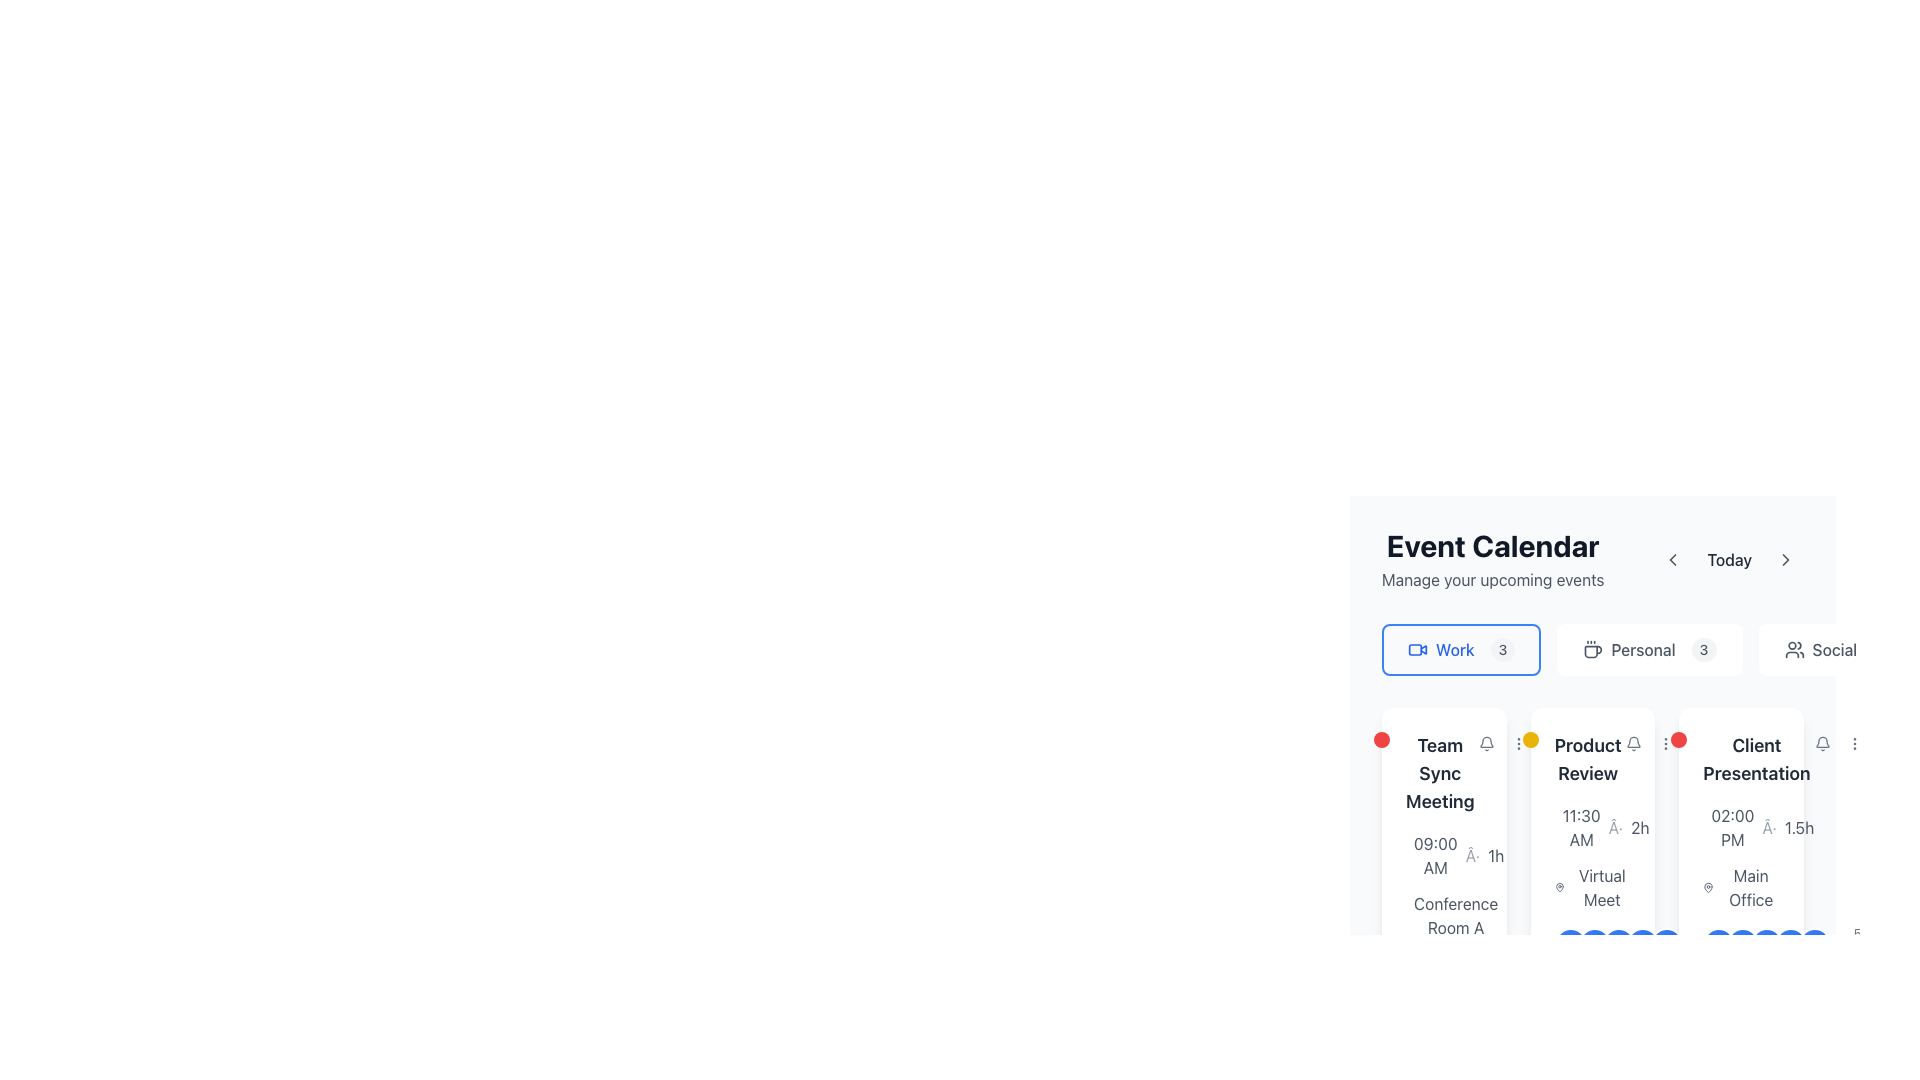  What do you see at coordinates (1414, 650) in the screenshot?
I see `the rectangular Icon component with rounded corners, styled with a 2px stroke, located next to the 'Work' label in the 'Event Calendar' section` at bounding box center [1414, 650].